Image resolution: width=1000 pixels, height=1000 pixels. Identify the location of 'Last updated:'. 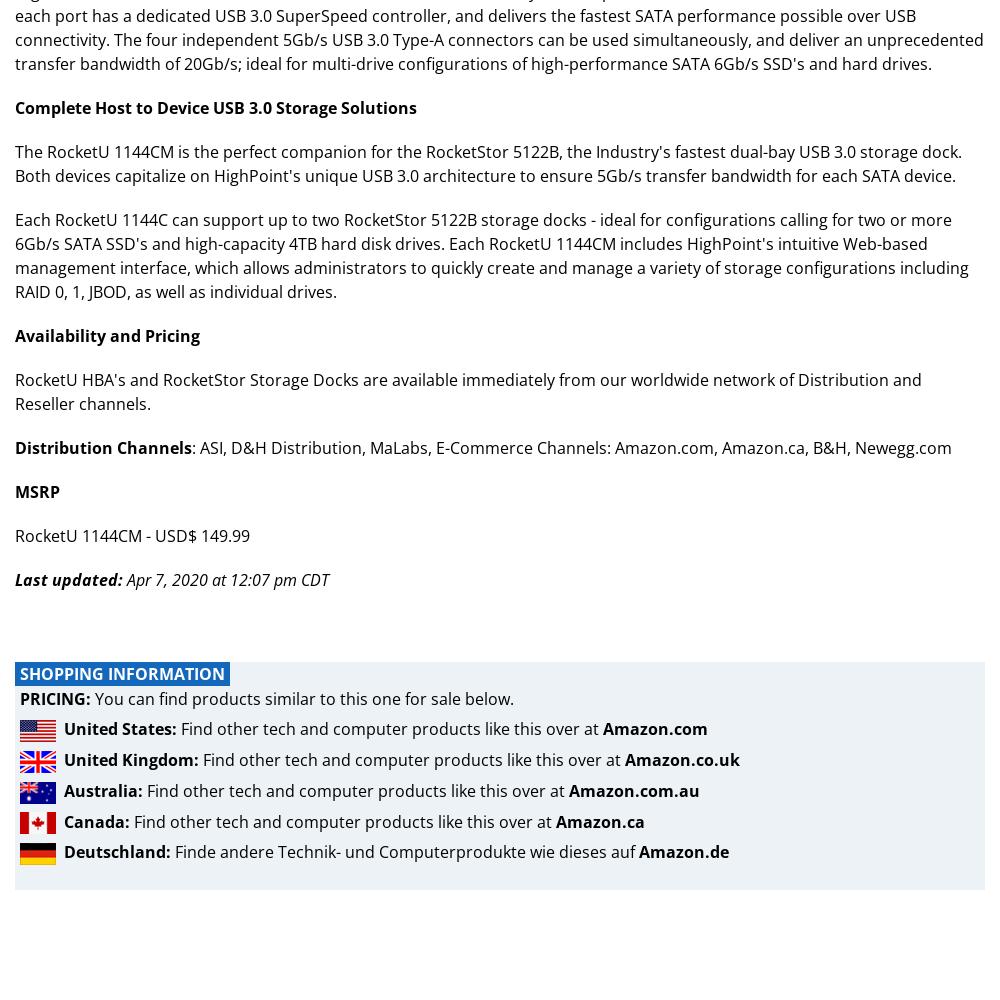
(68, 579).